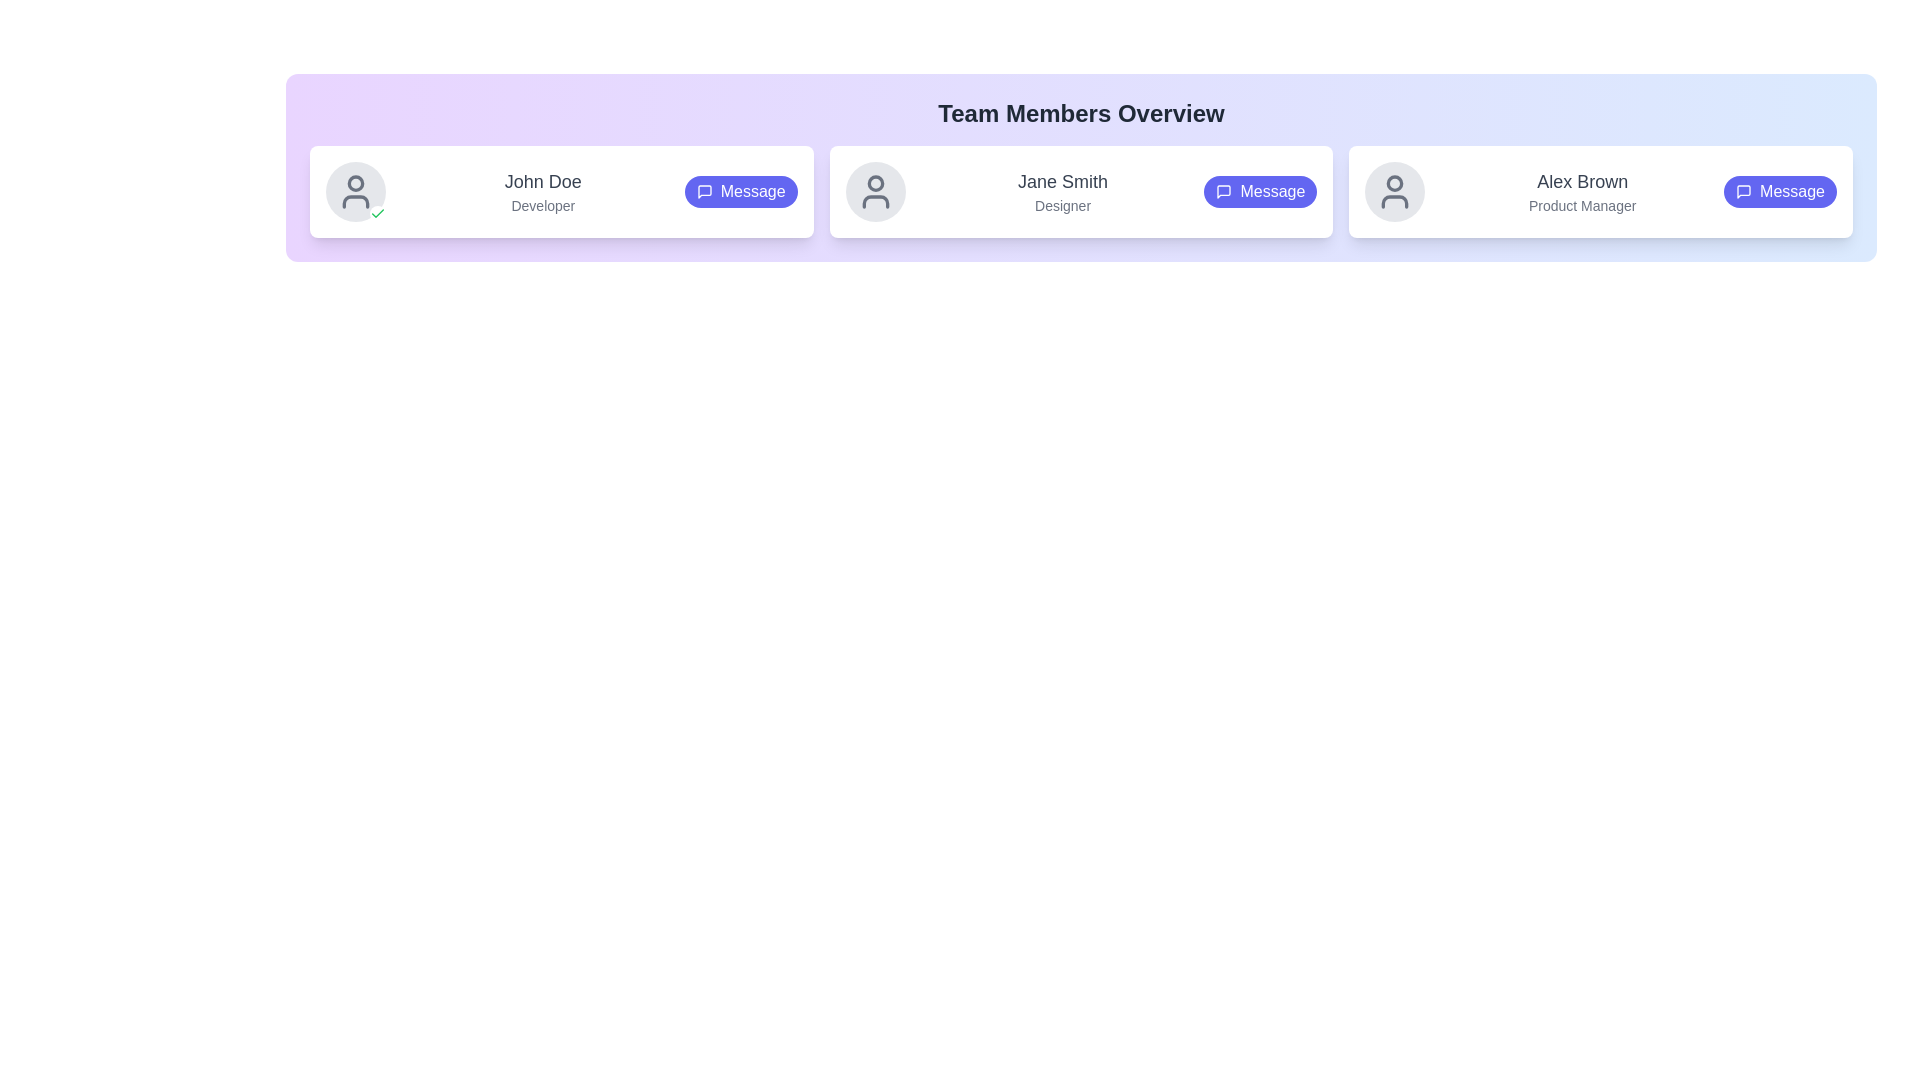 The image size is (1920, 1080). I want to click on the confirmation icon located at the bottom-right of the circular user profile area next to 'John Doe' and 'Developer', so click(378, 213).